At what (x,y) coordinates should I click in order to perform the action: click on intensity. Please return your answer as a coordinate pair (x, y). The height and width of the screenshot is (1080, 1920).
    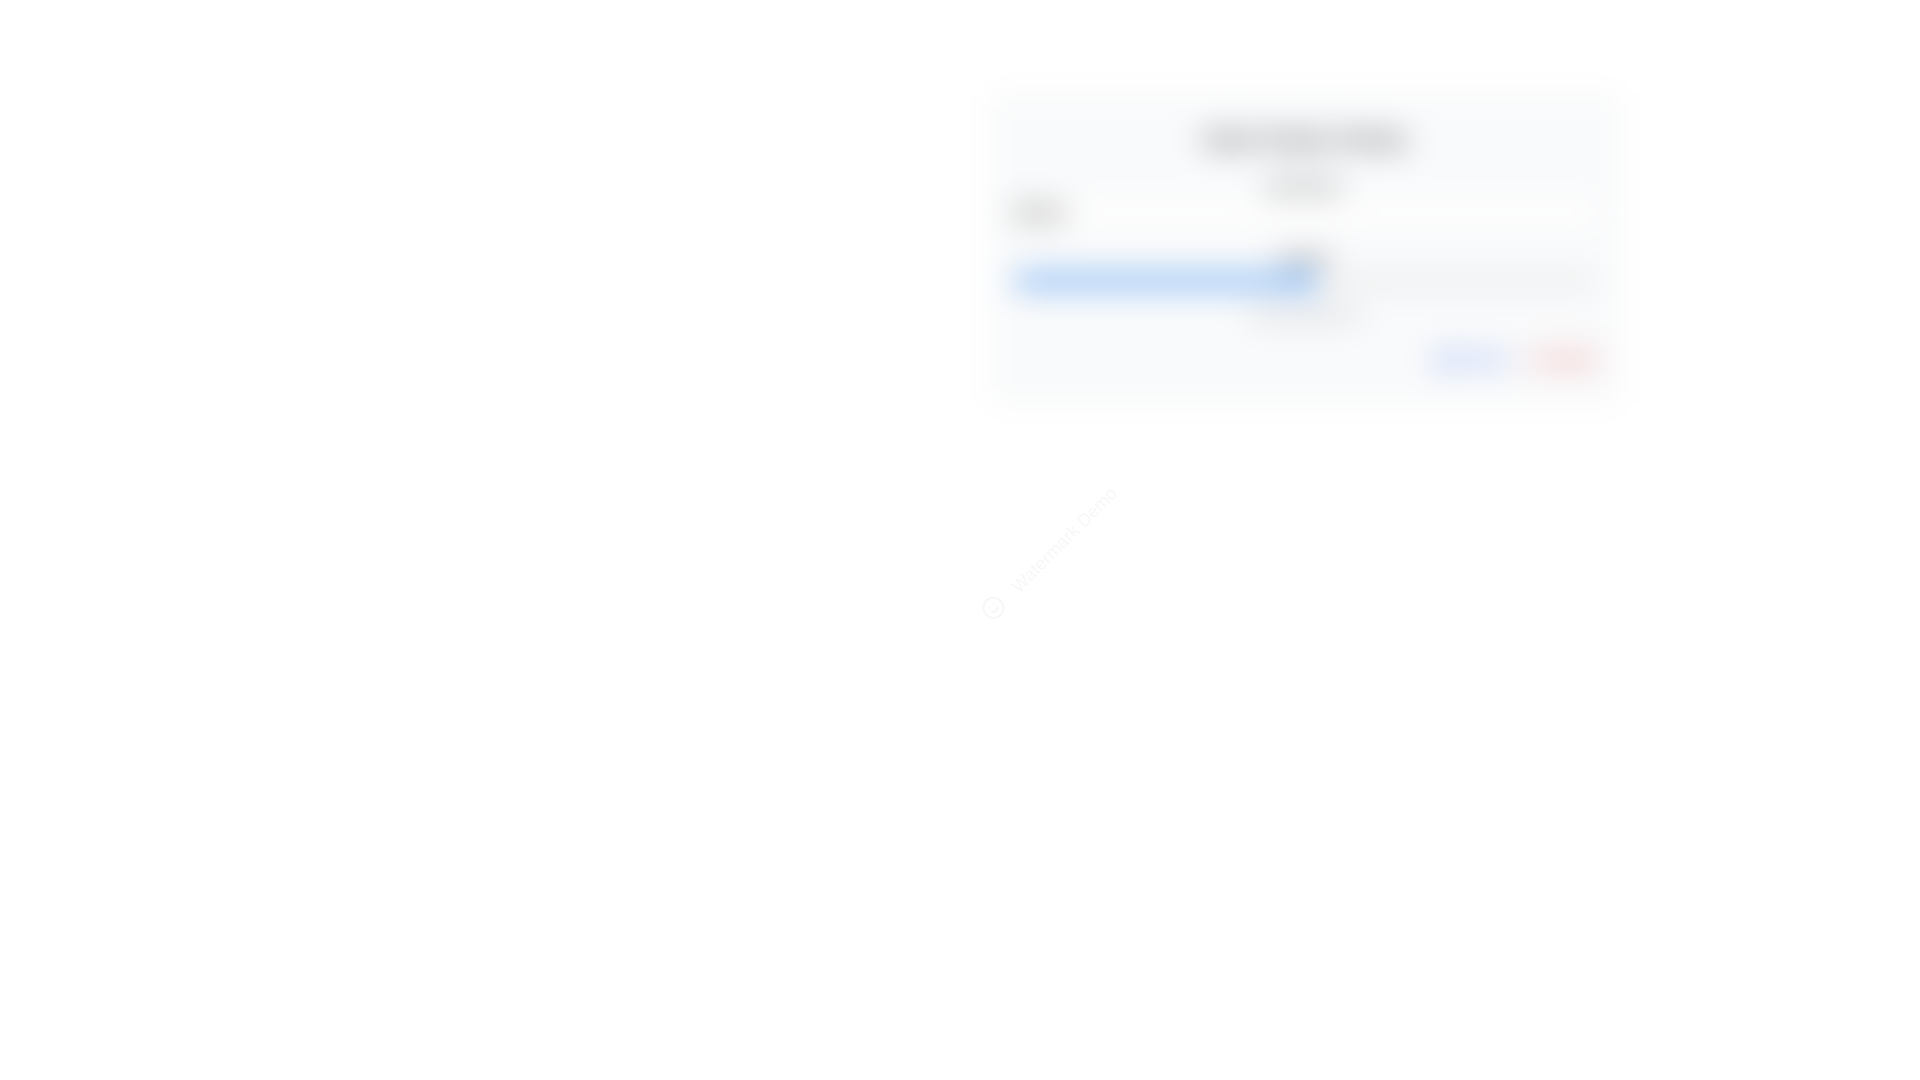
    Looking at the image, I should click on (1408, 281).